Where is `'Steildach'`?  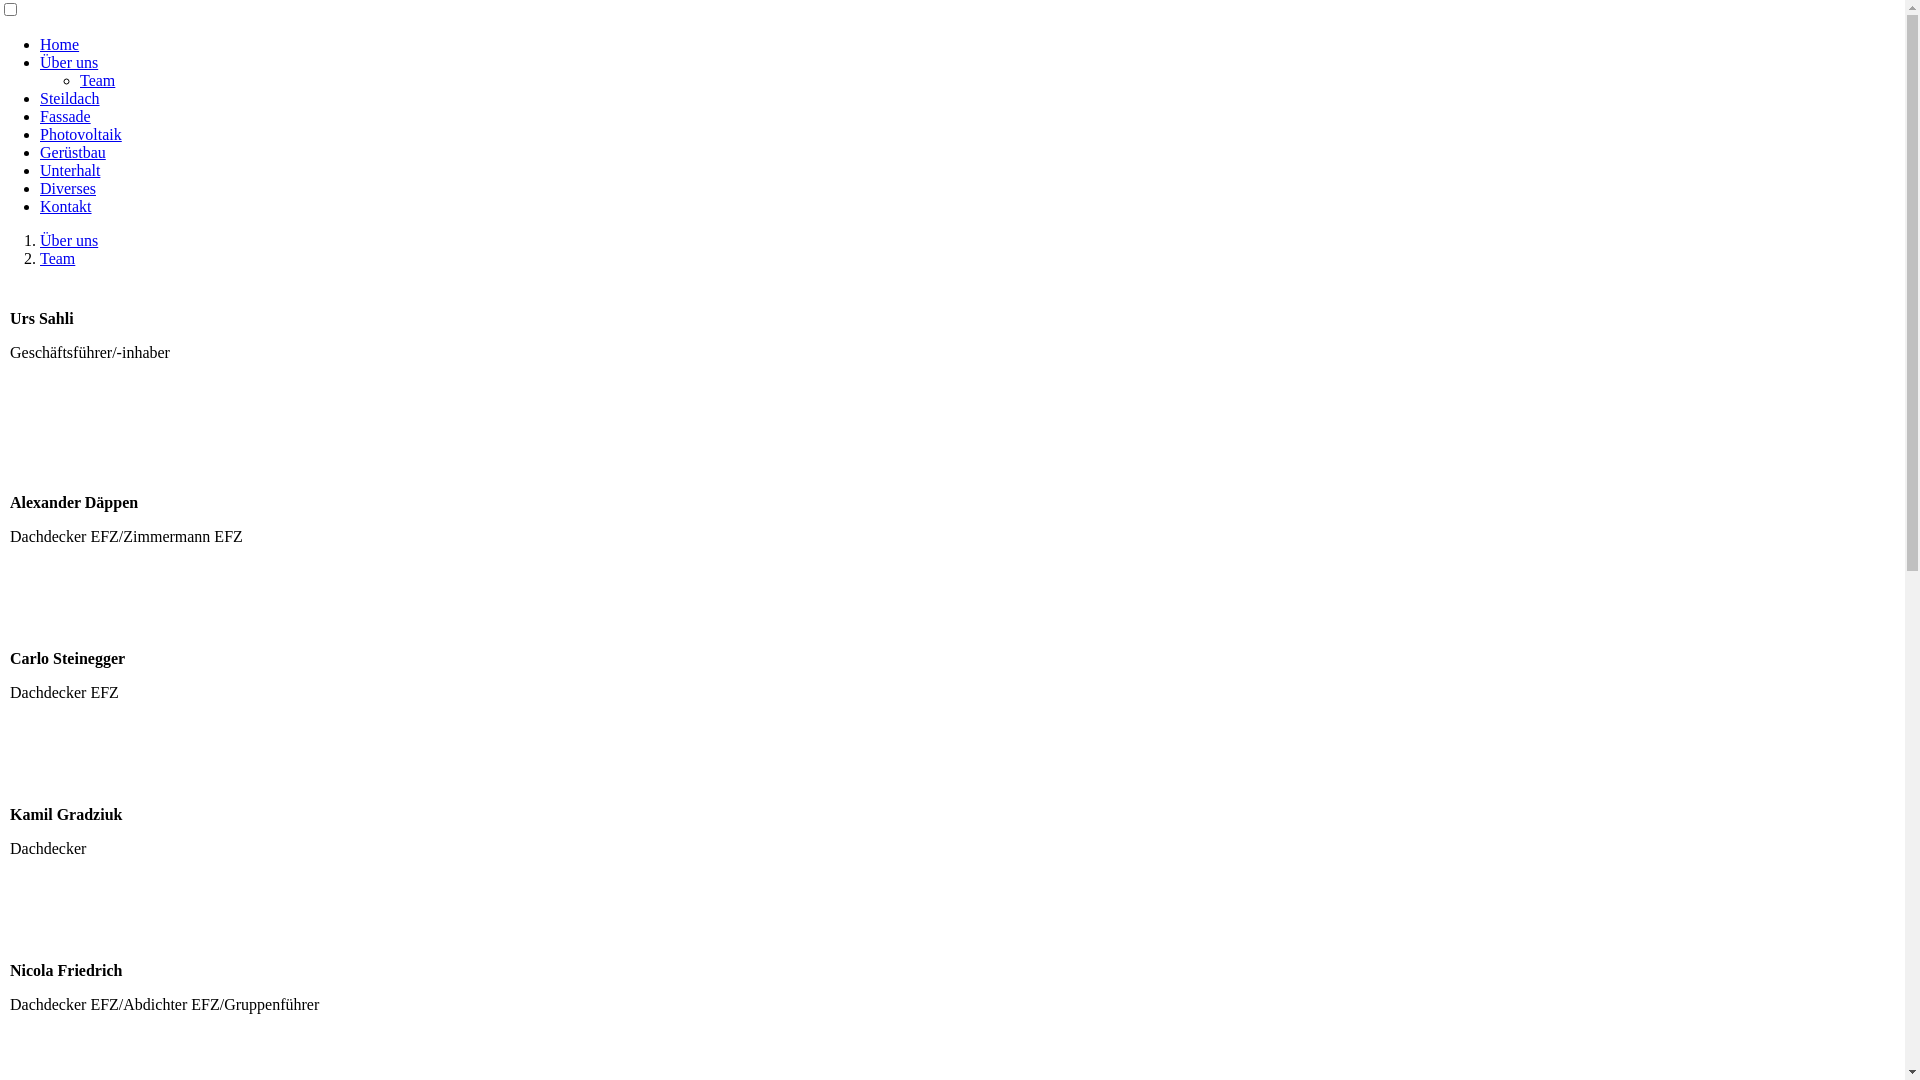
'Steildach' is located at coordinates (70, 98).